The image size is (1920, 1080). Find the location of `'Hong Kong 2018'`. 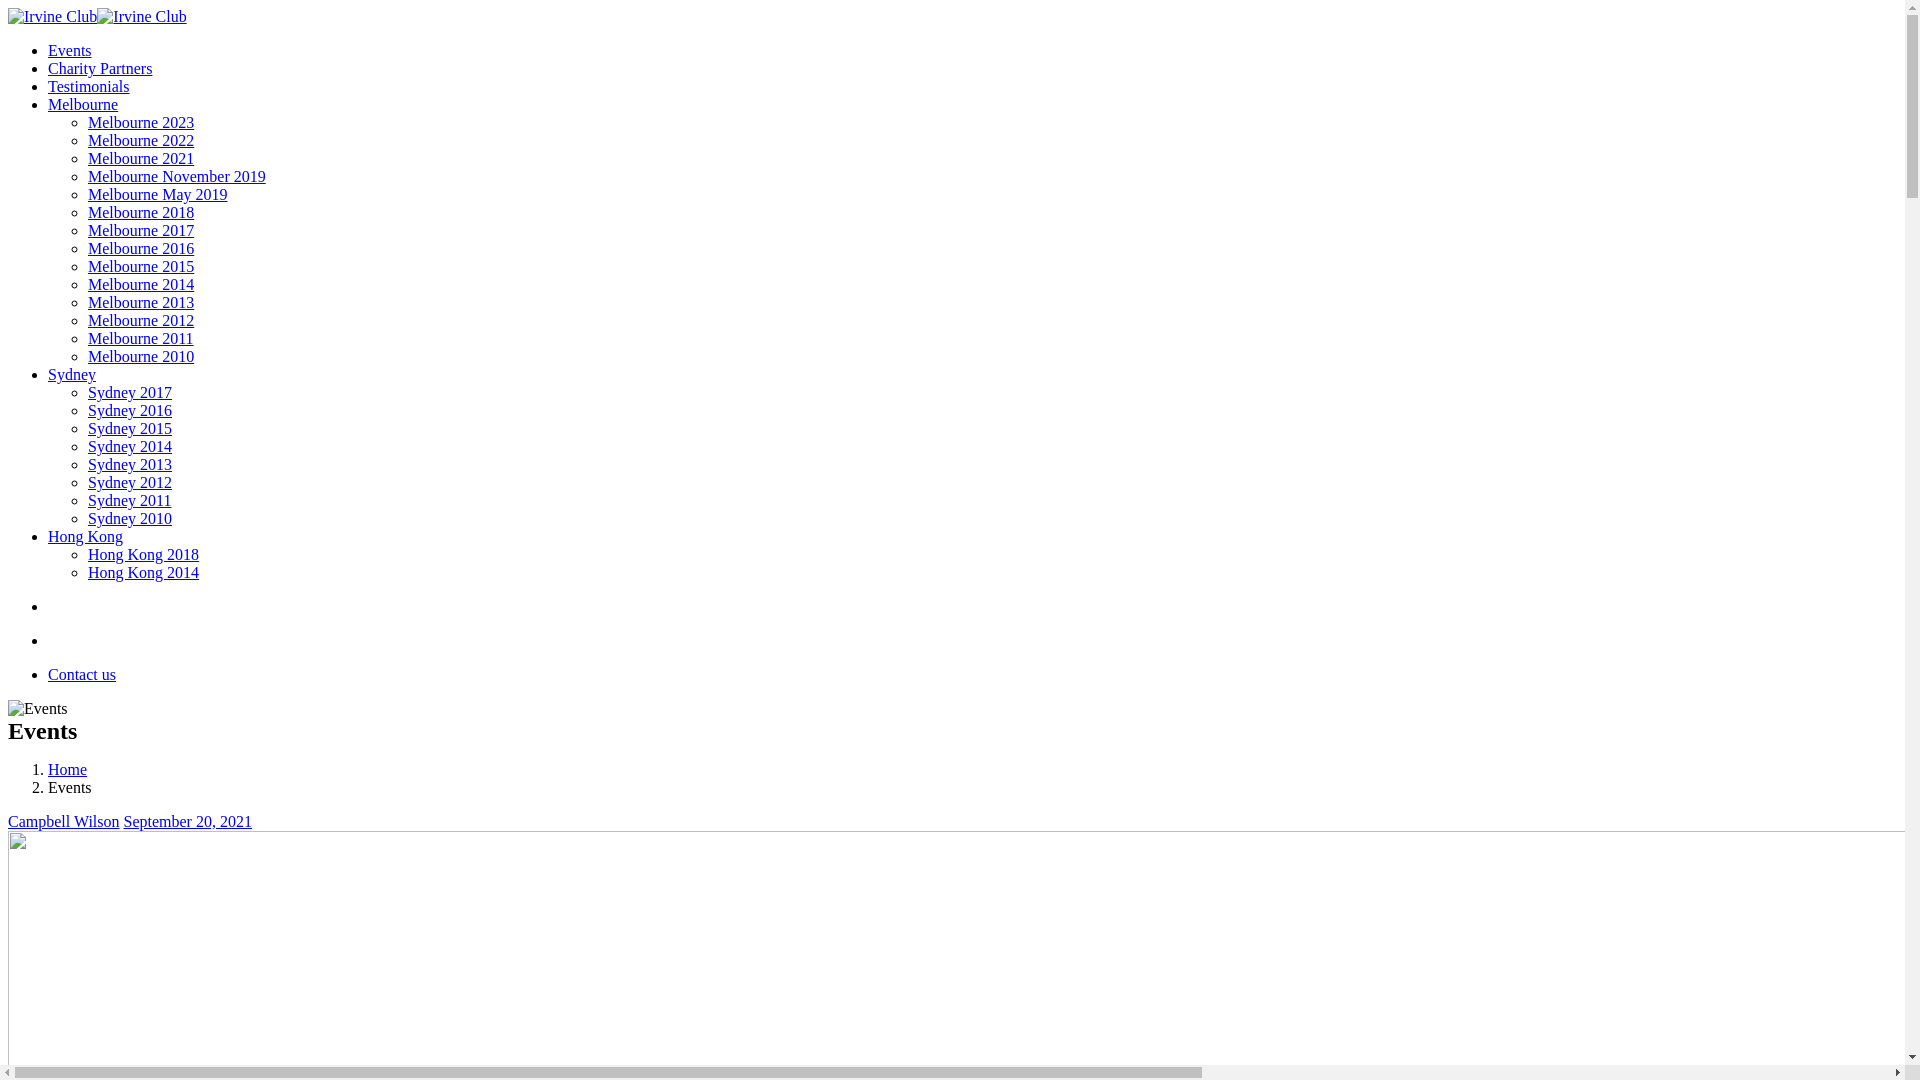

'Hong Kong 2018' is located at coordinates (142, 554).